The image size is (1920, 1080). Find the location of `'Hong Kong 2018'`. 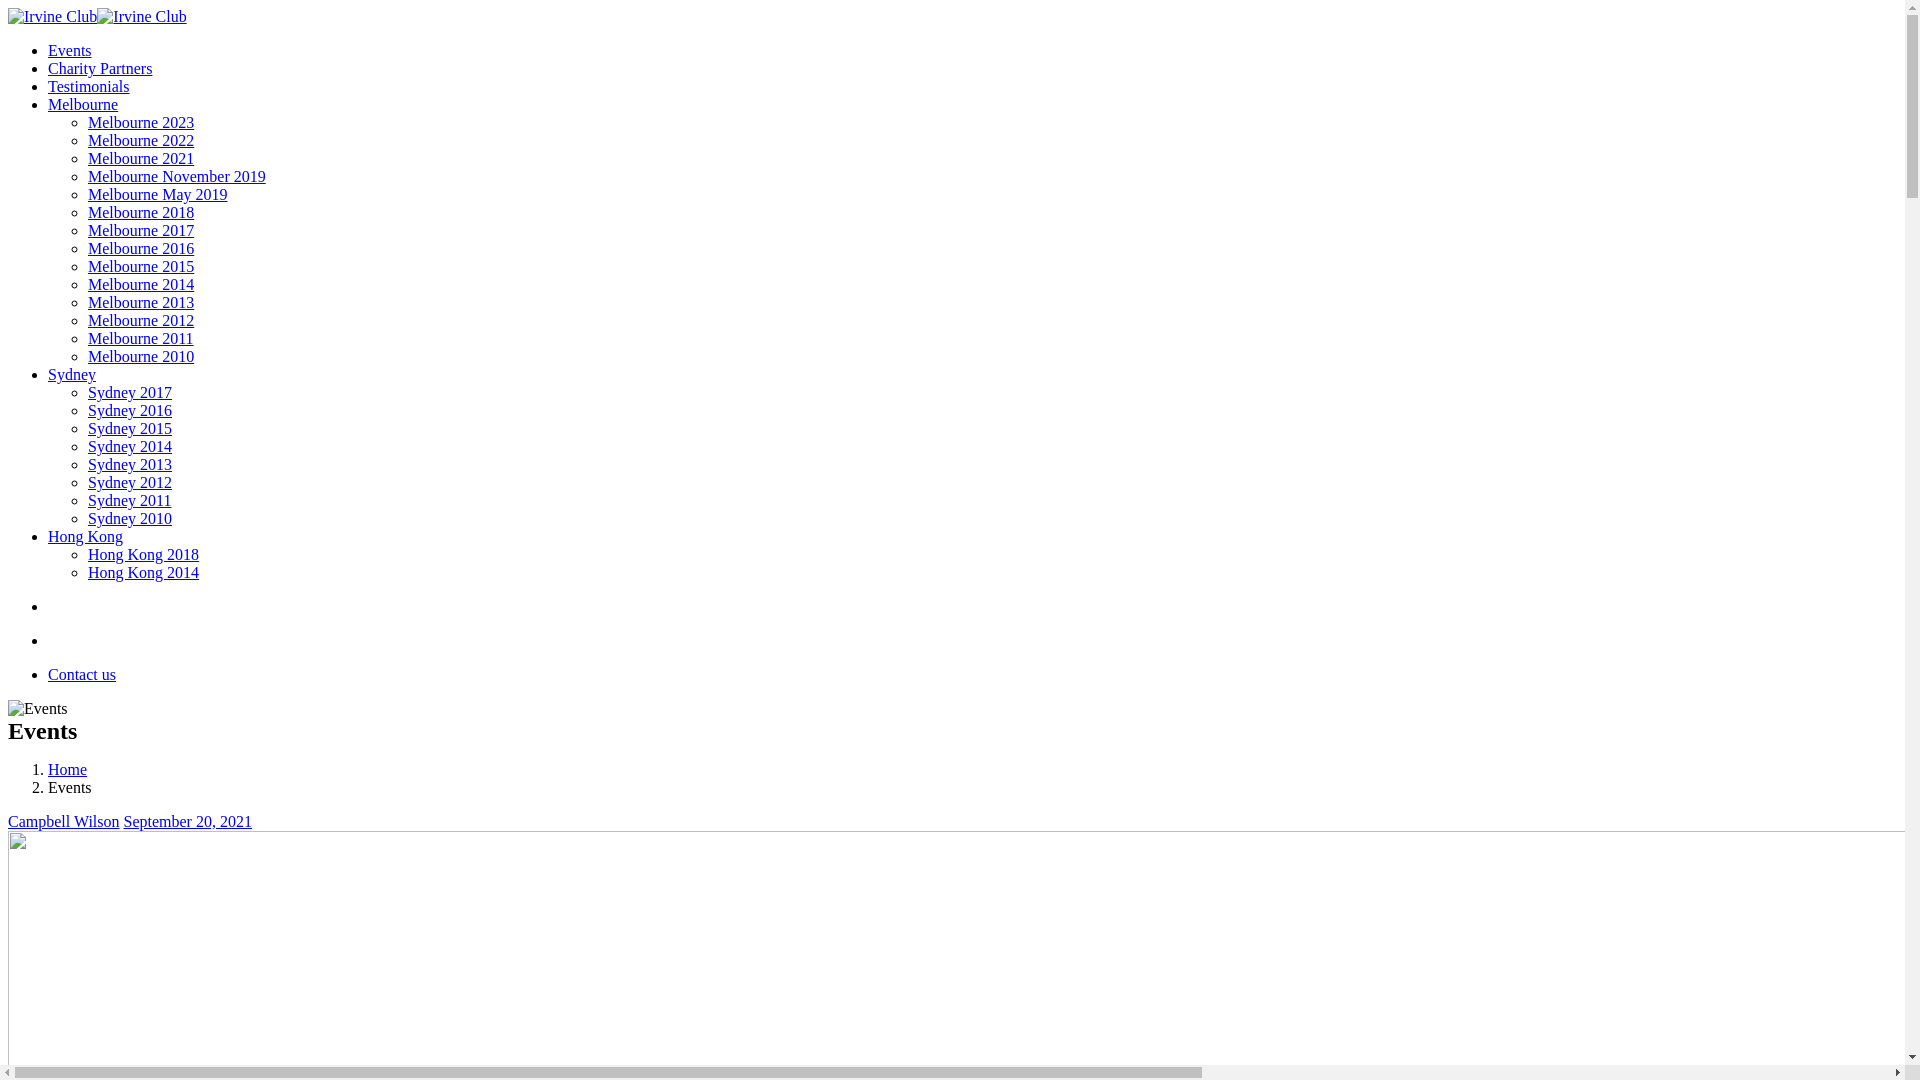

'Hong Kong 2018' is located at coordinates (142, 554).